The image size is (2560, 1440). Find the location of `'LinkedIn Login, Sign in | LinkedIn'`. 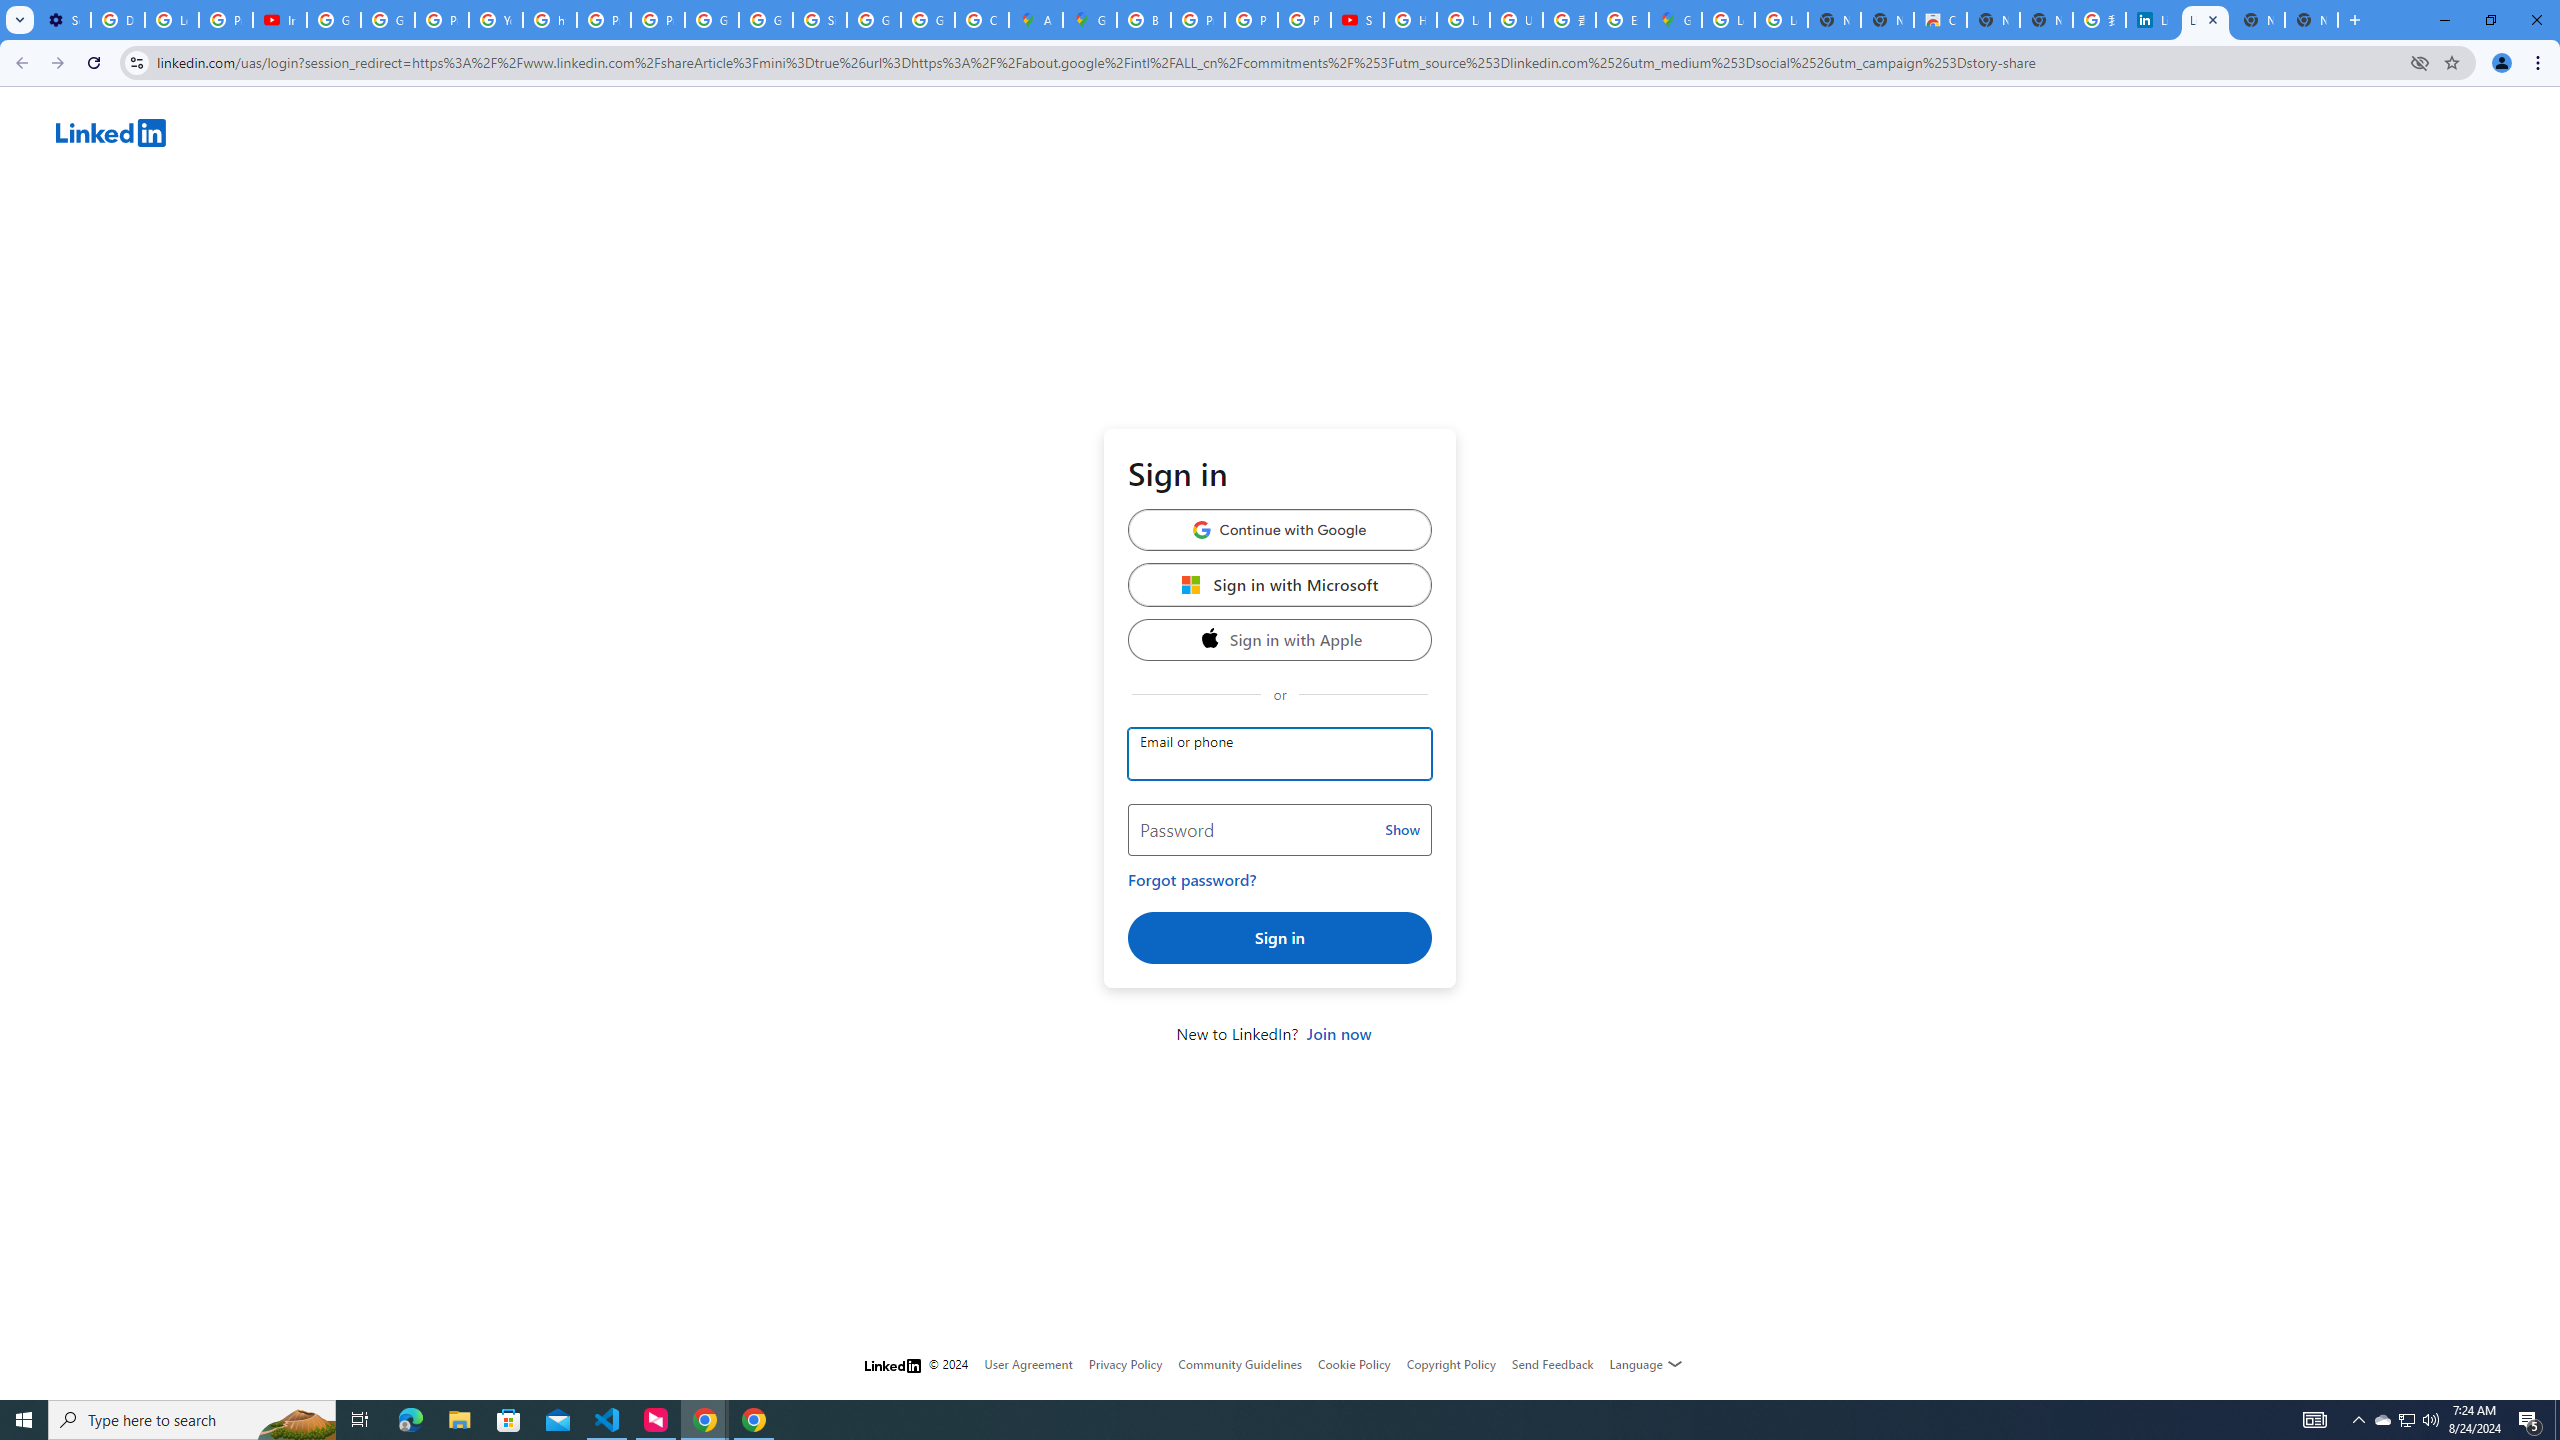

'LinkedIn Login, Sign in | LinkedIn' is located at coordinates (2152, 19).